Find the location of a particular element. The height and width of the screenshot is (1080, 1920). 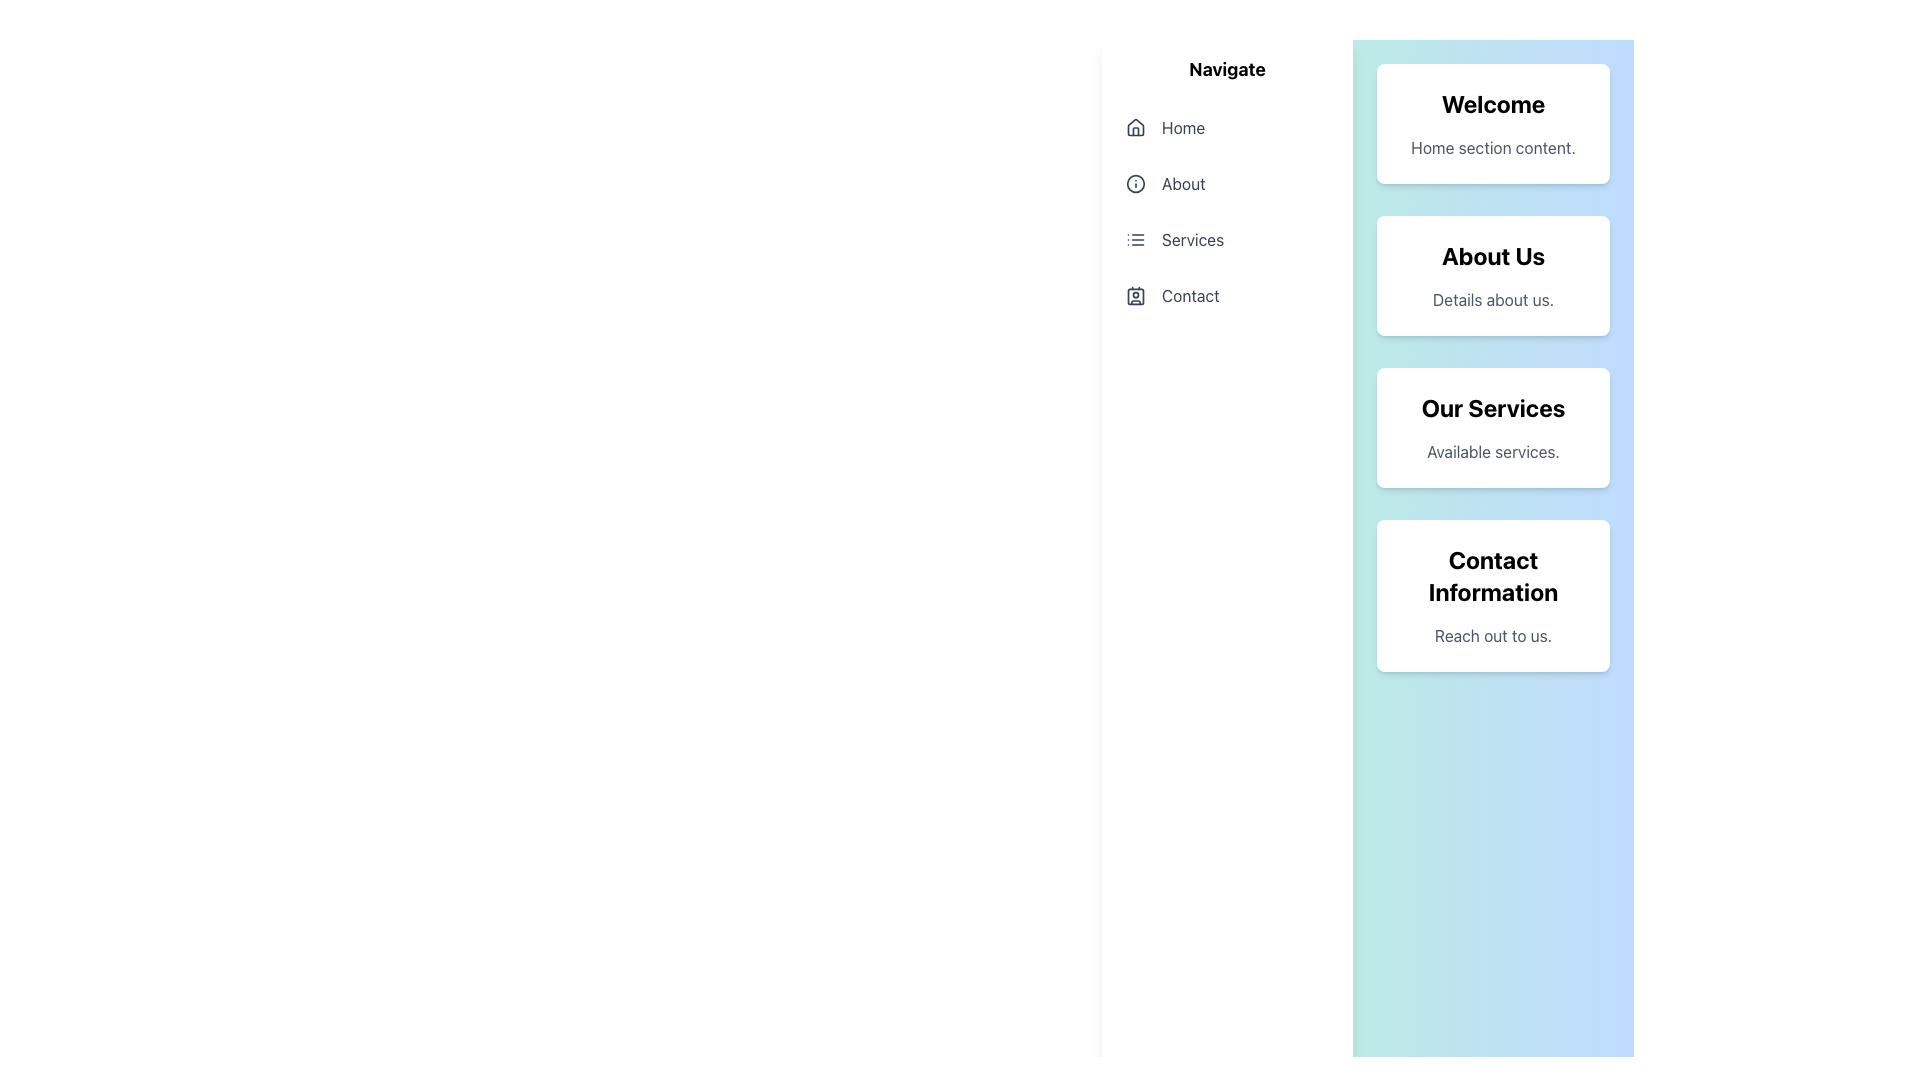

the Text Label at the top of the navigation menu that indicates the purpose of the list of items below it is located at coordinates (1226, 68).